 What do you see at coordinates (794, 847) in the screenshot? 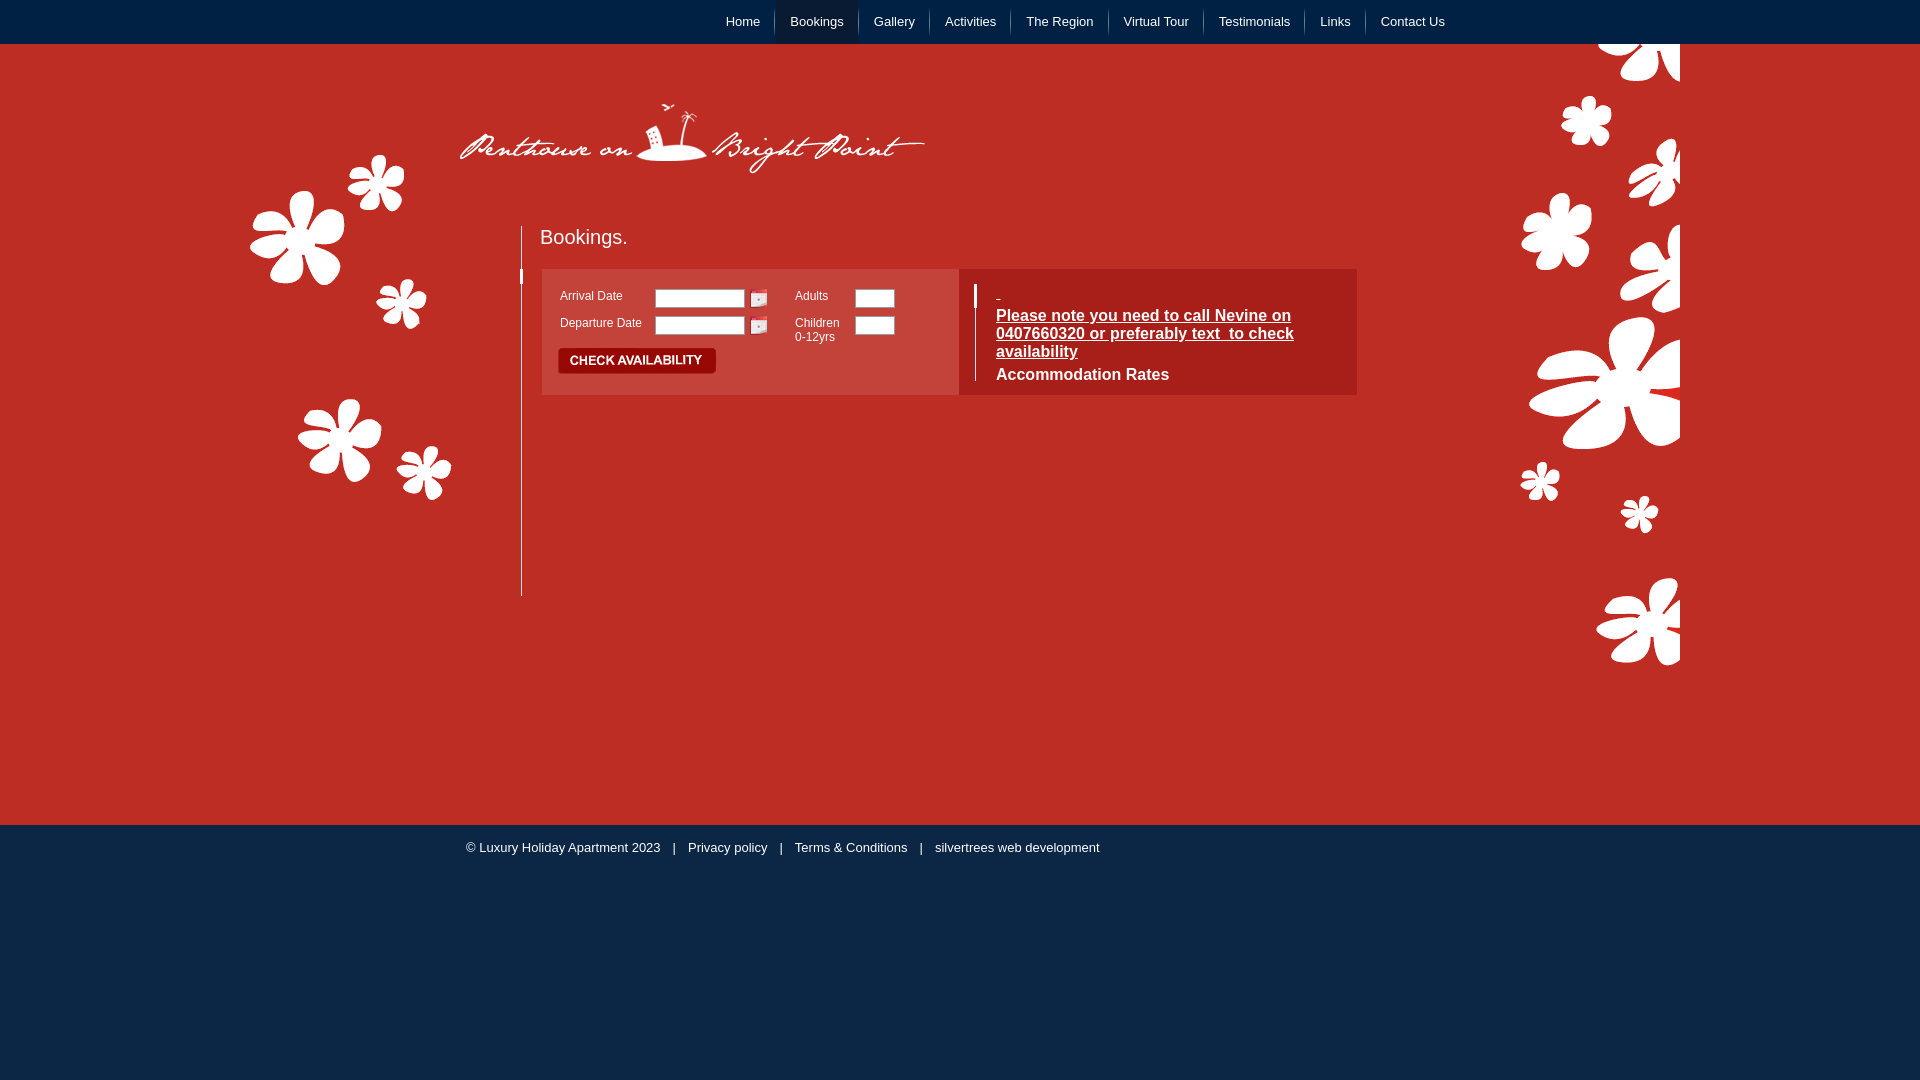
I see `'Terms & Conditions'` at bounding box center [794, 847].